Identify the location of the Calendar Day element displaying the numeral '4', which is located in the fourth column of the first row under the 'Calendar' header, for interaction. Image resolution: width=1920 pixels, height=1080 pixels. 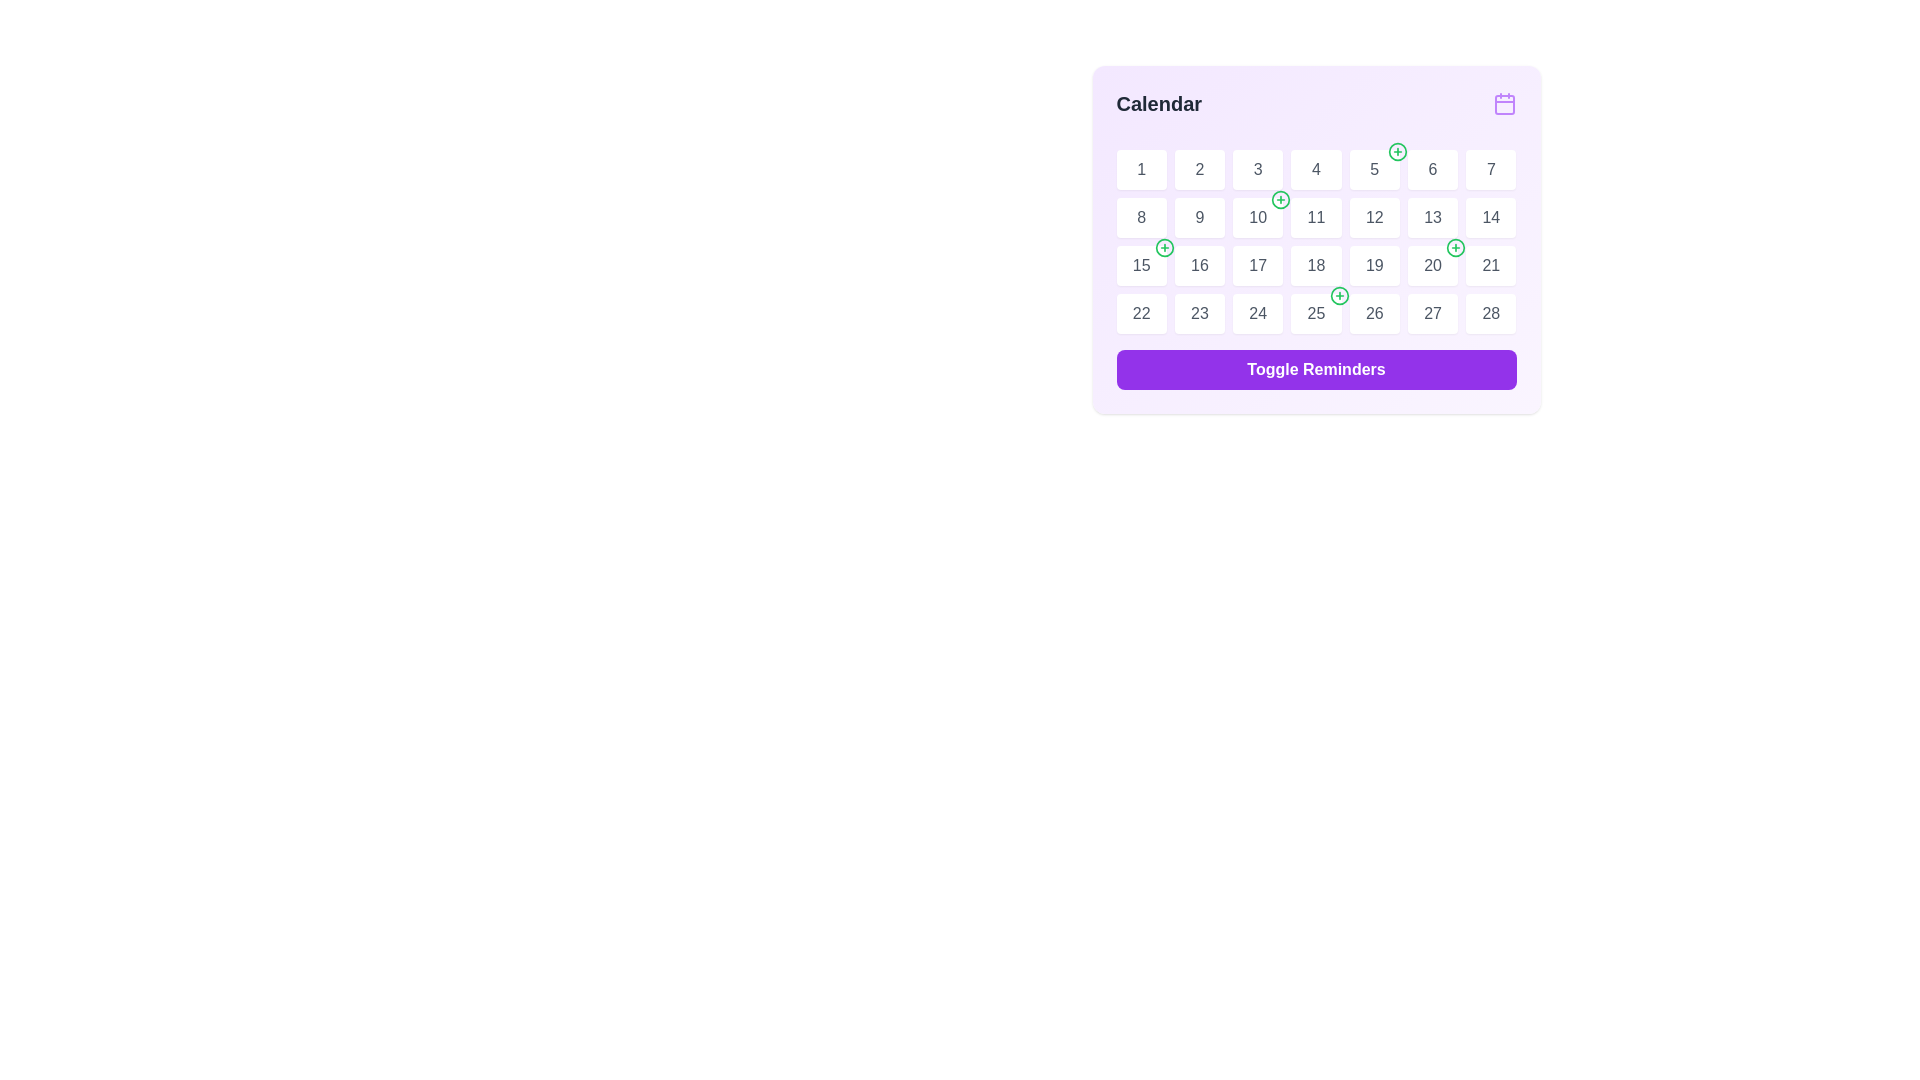
(1316, 168).